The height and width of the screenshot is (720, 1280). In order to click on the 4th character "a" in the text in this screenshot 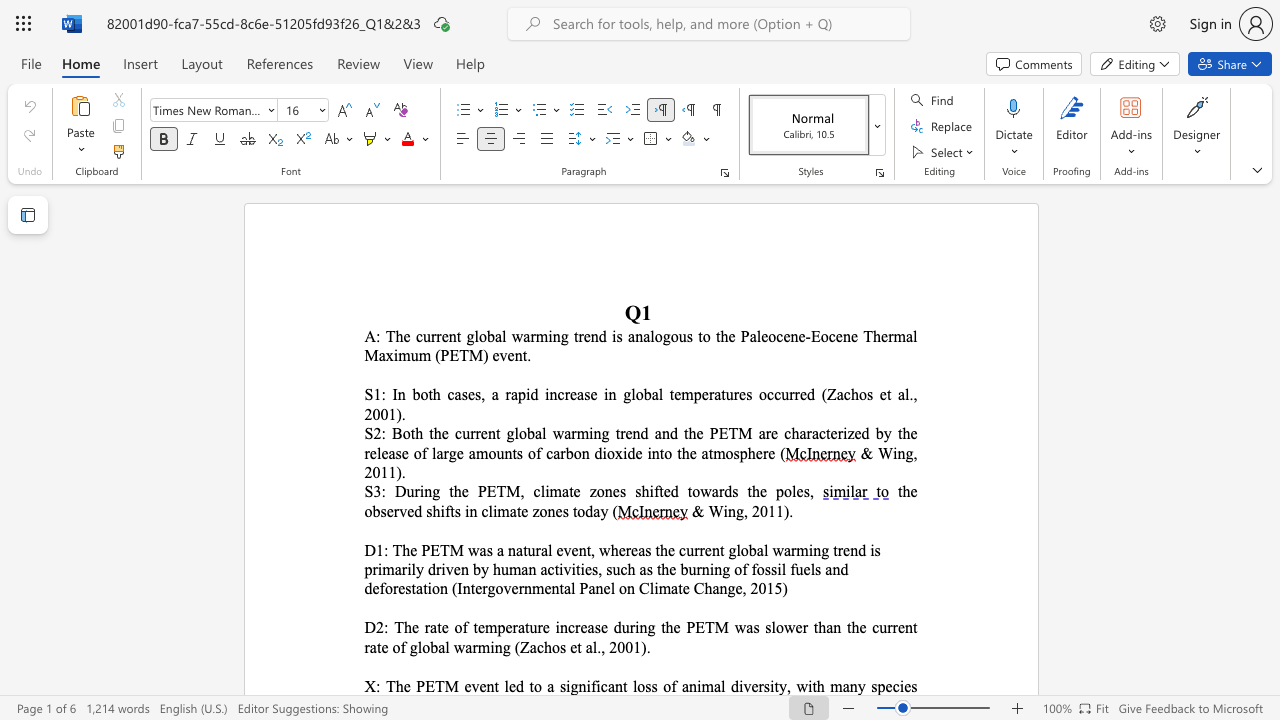, I will do `click(392, 453)`.